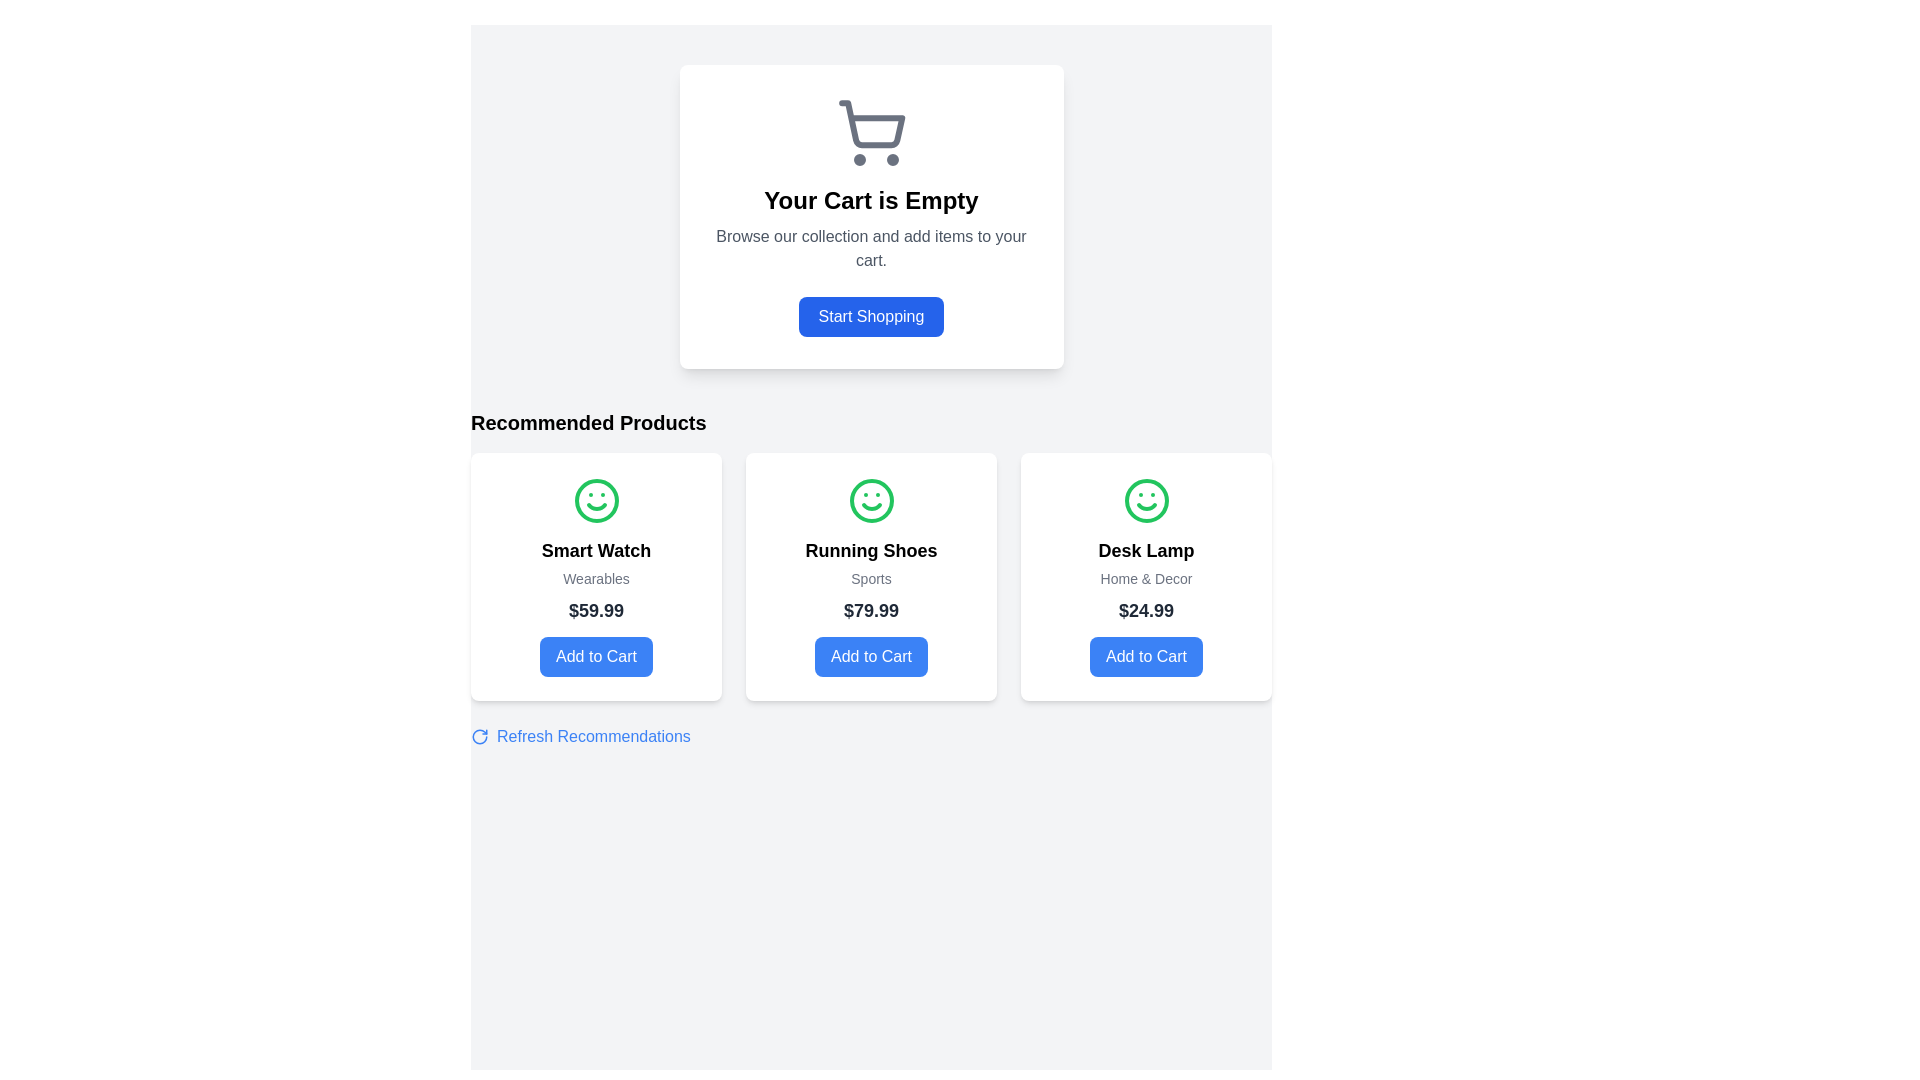  I want to click on the text label displaying 'Sports' which is located under 'Recommended Products' and above the price '$79.99', so click(871, 578).